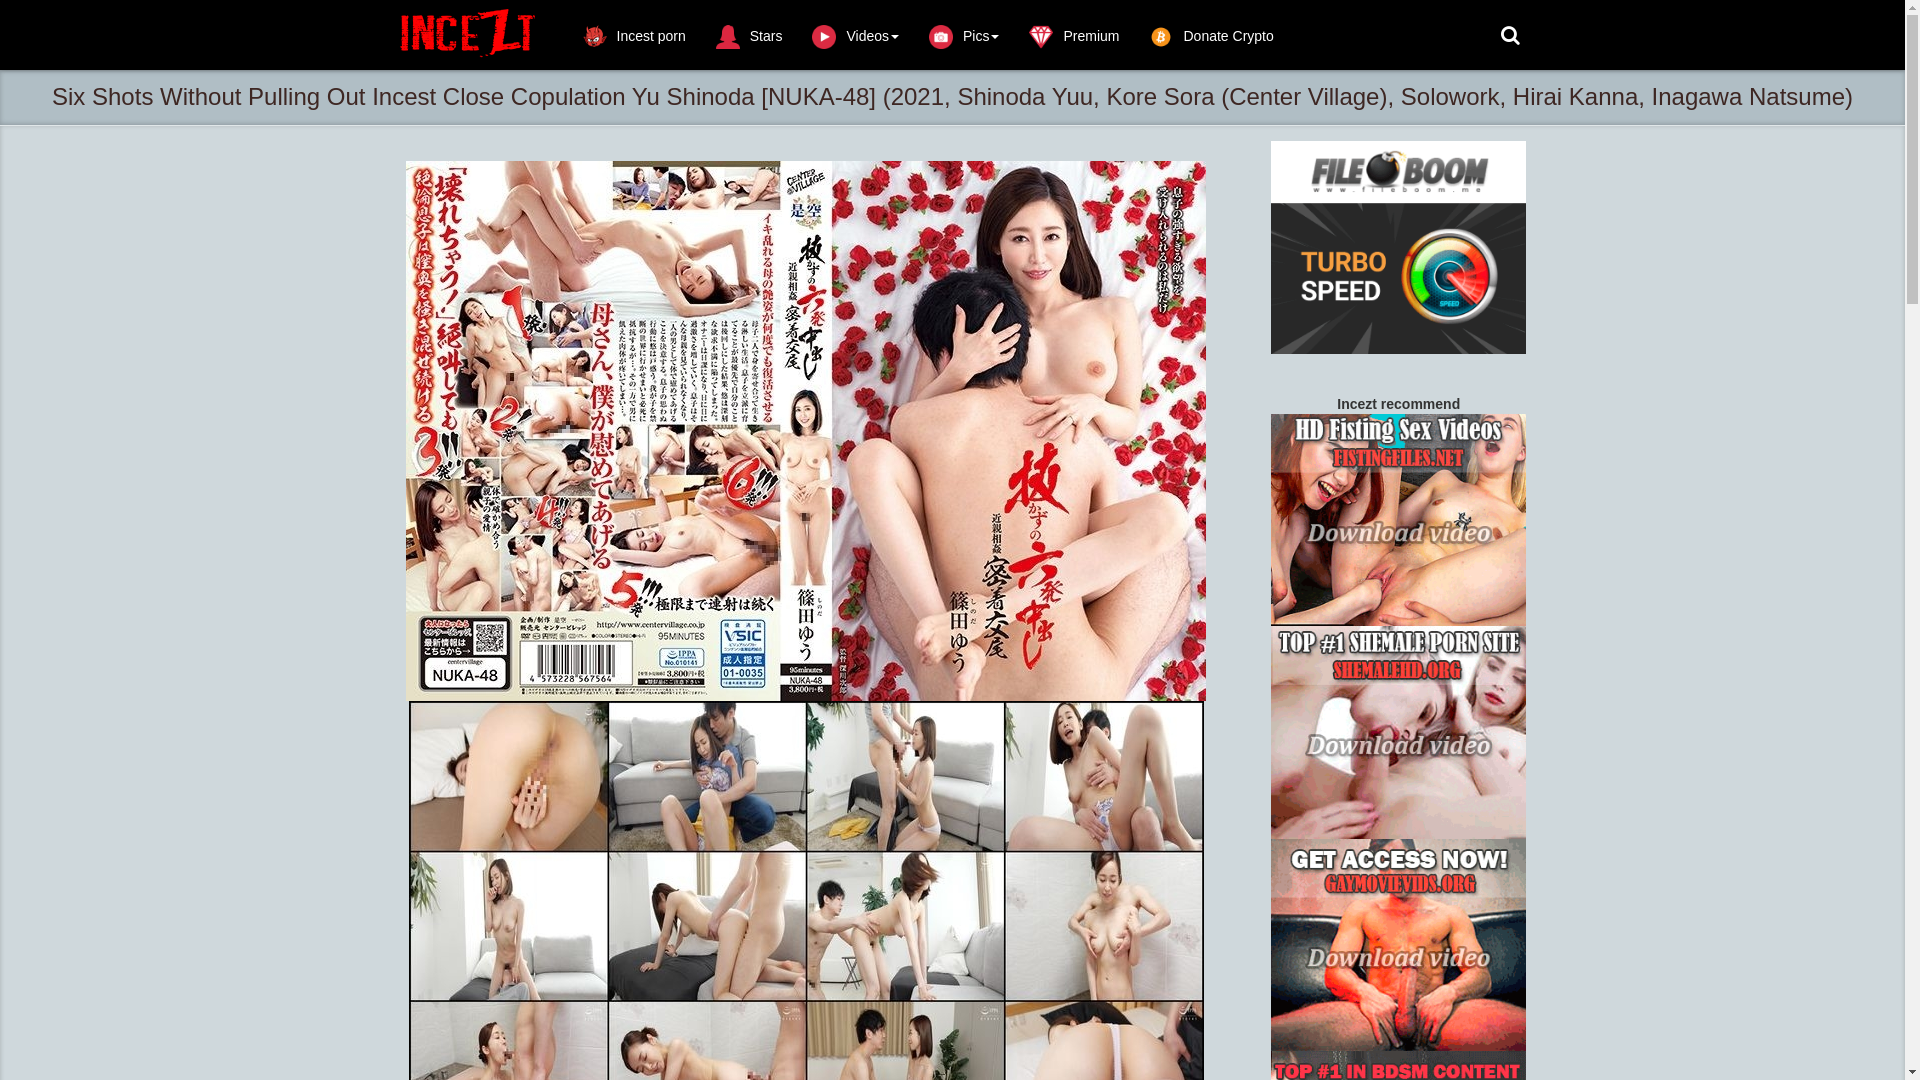  I want to click on 'gaymovievids', so click(1397, 945).